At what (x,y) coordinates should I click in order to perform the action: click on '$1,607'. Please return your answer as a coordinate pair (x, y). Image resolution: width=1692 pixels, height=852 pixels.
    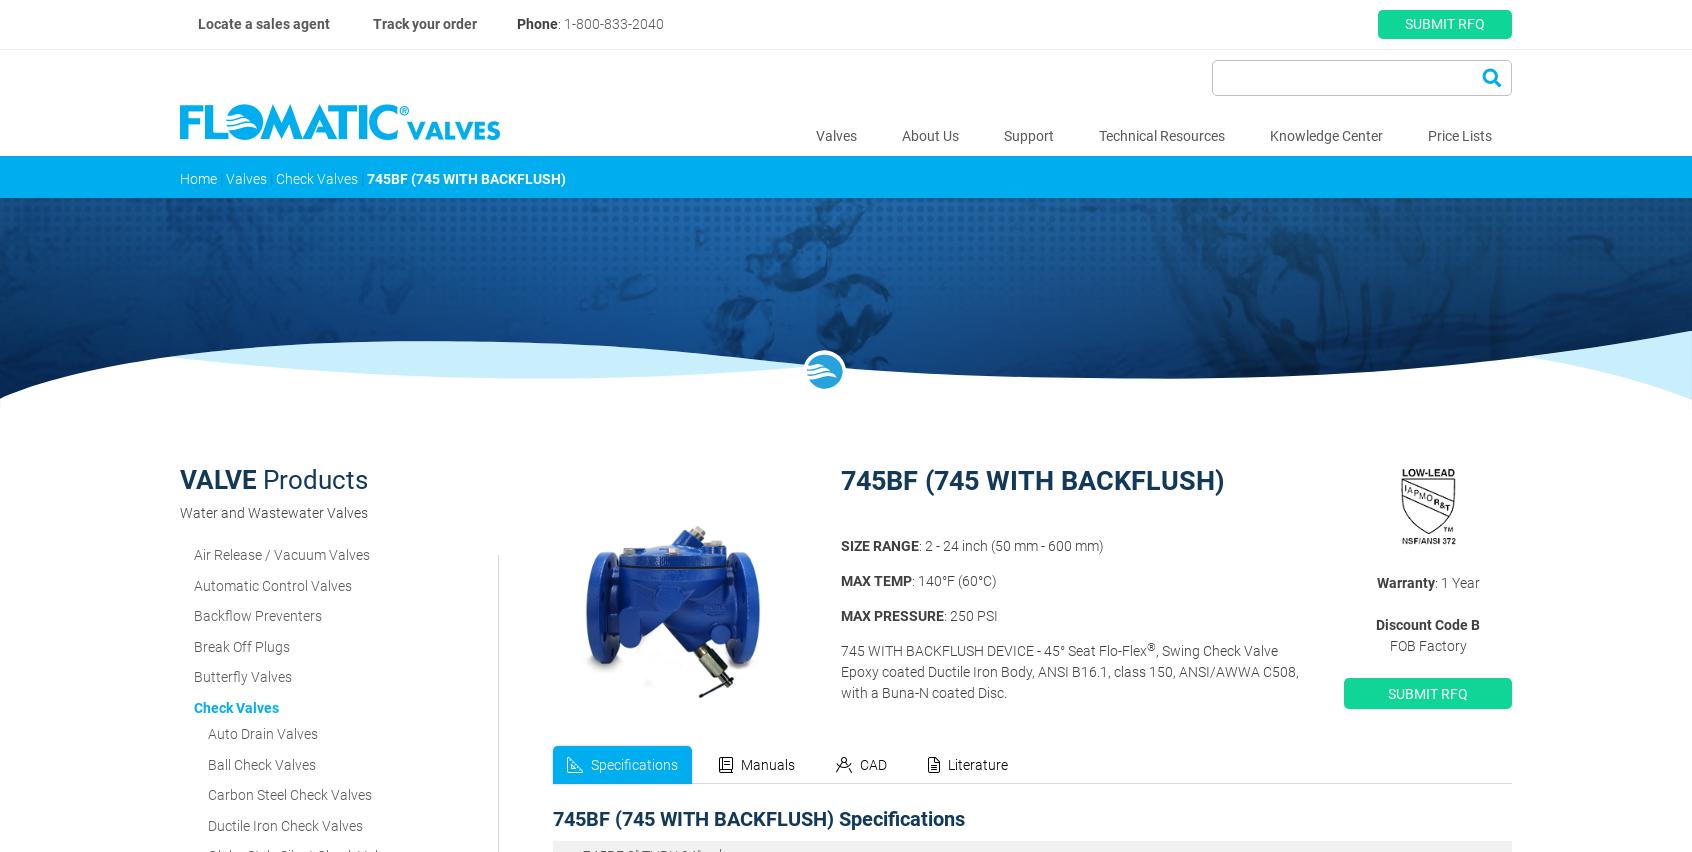
    Looking at the image, I should click on (1289, 702).